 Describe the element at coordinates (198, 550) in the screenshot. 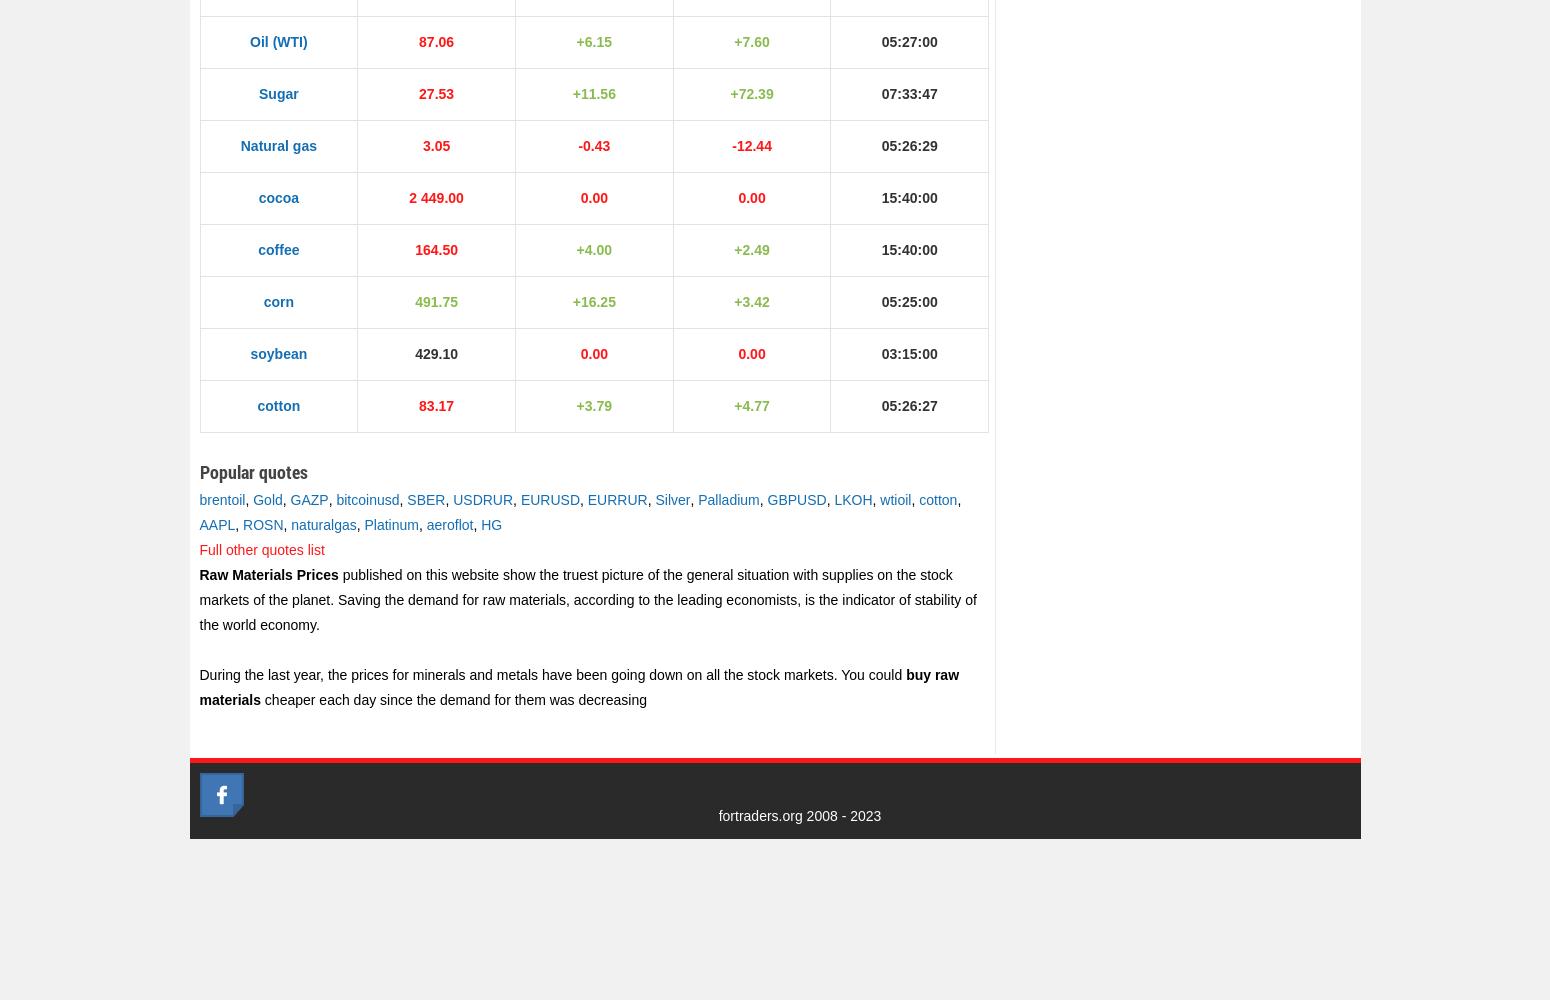

I see `'Full other quotes list'` at that location.